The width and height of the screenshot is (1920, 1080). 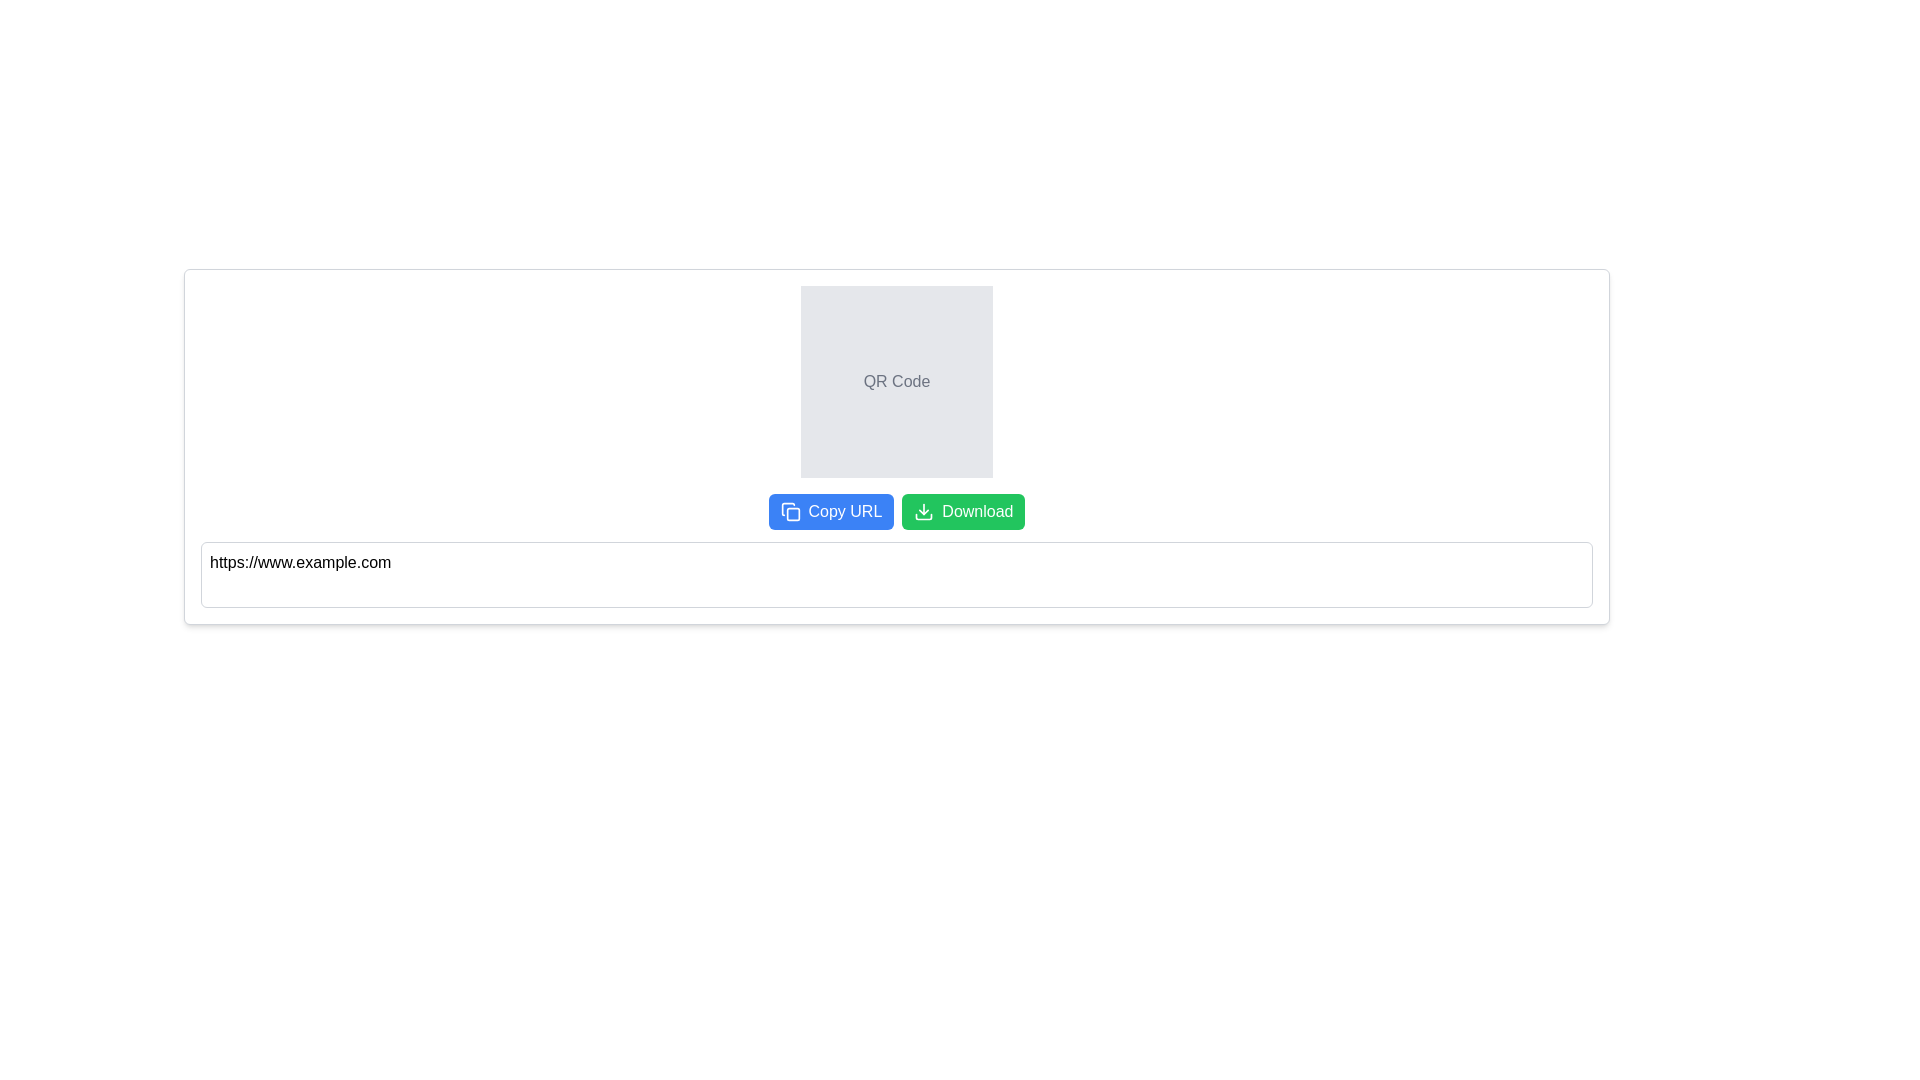 I want to click on the 'Copy URL' button with rounded corners and a blue background, located slightly left of center in the layout, to observe any tooltip or highlight effect, so click(x=831, y=511).